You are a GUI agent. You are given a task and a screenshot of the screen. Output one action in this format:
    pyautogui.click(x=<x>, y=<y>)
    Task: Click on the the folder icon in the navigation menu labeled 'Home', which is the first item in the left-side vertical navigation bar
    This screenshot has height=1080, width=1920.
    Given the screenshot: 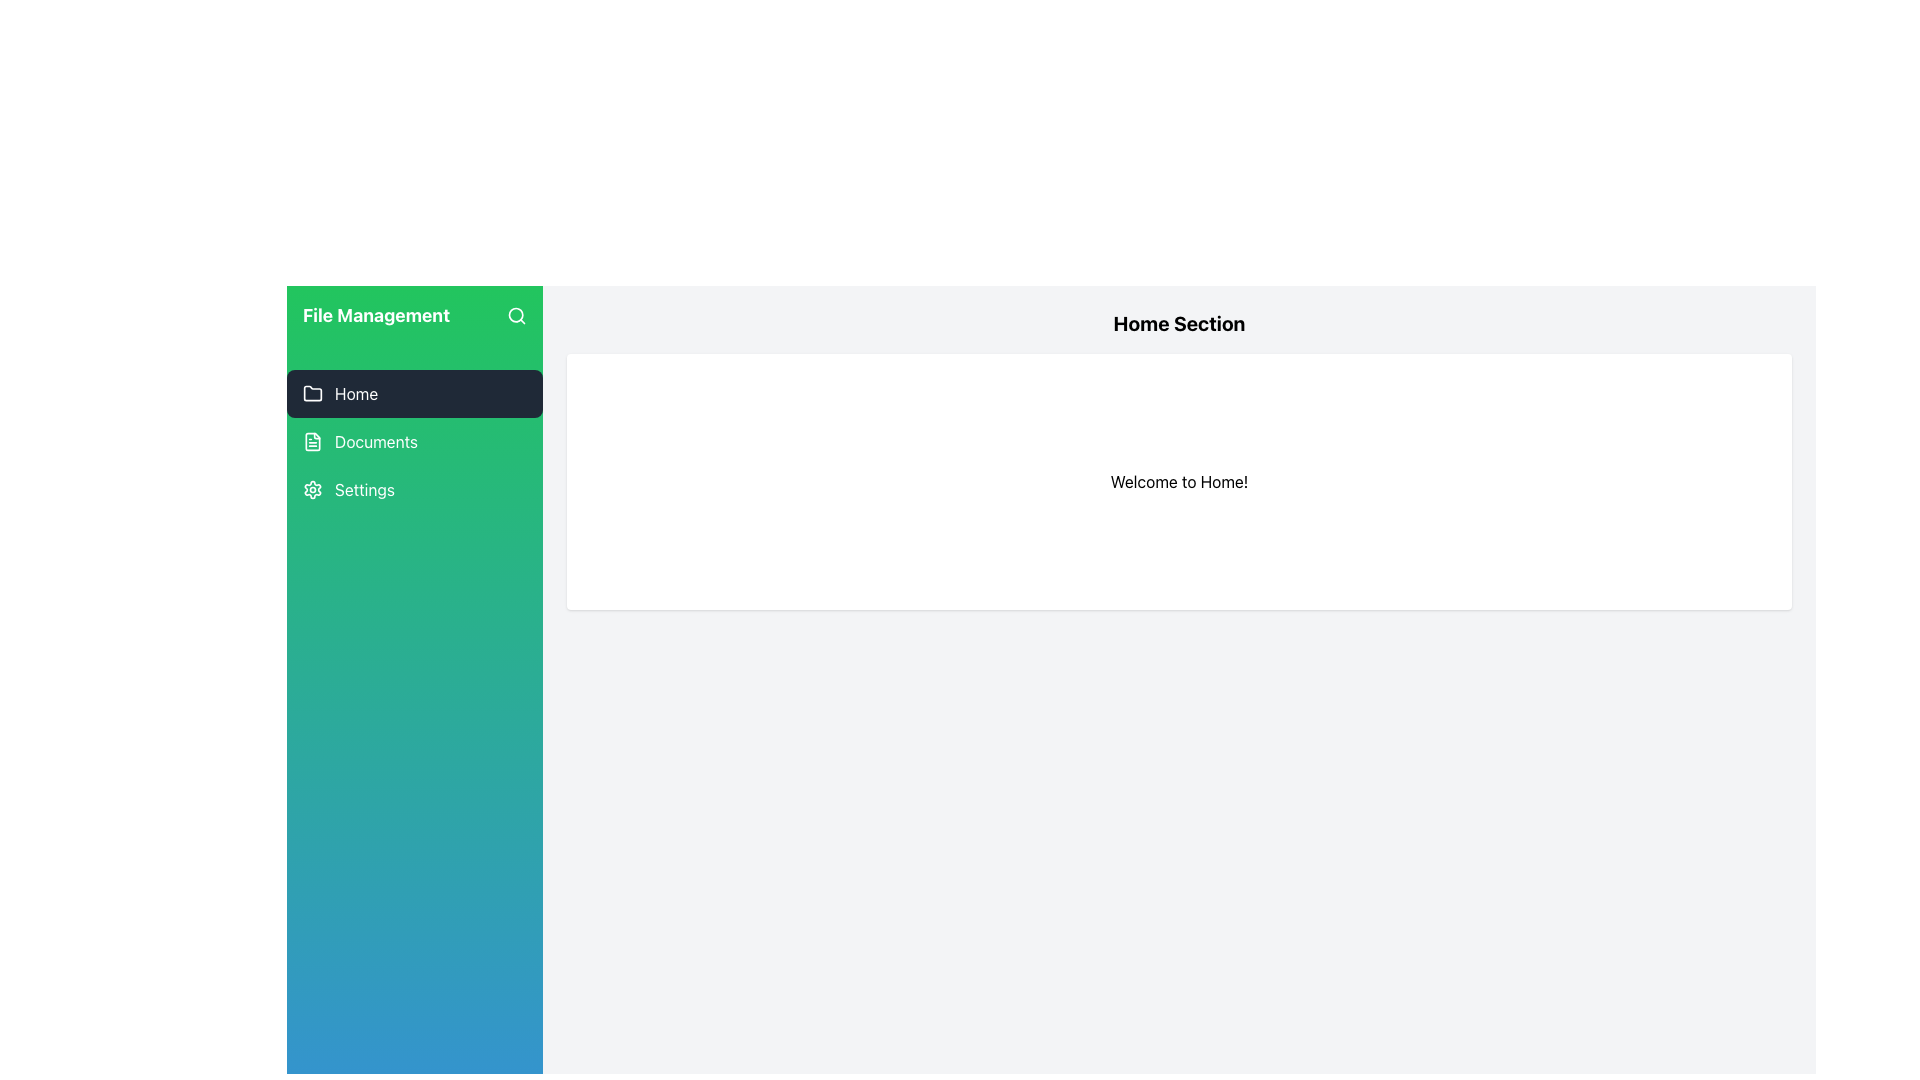 What is the action you would take?
    pyautogui.click(x=311, y=393)
    